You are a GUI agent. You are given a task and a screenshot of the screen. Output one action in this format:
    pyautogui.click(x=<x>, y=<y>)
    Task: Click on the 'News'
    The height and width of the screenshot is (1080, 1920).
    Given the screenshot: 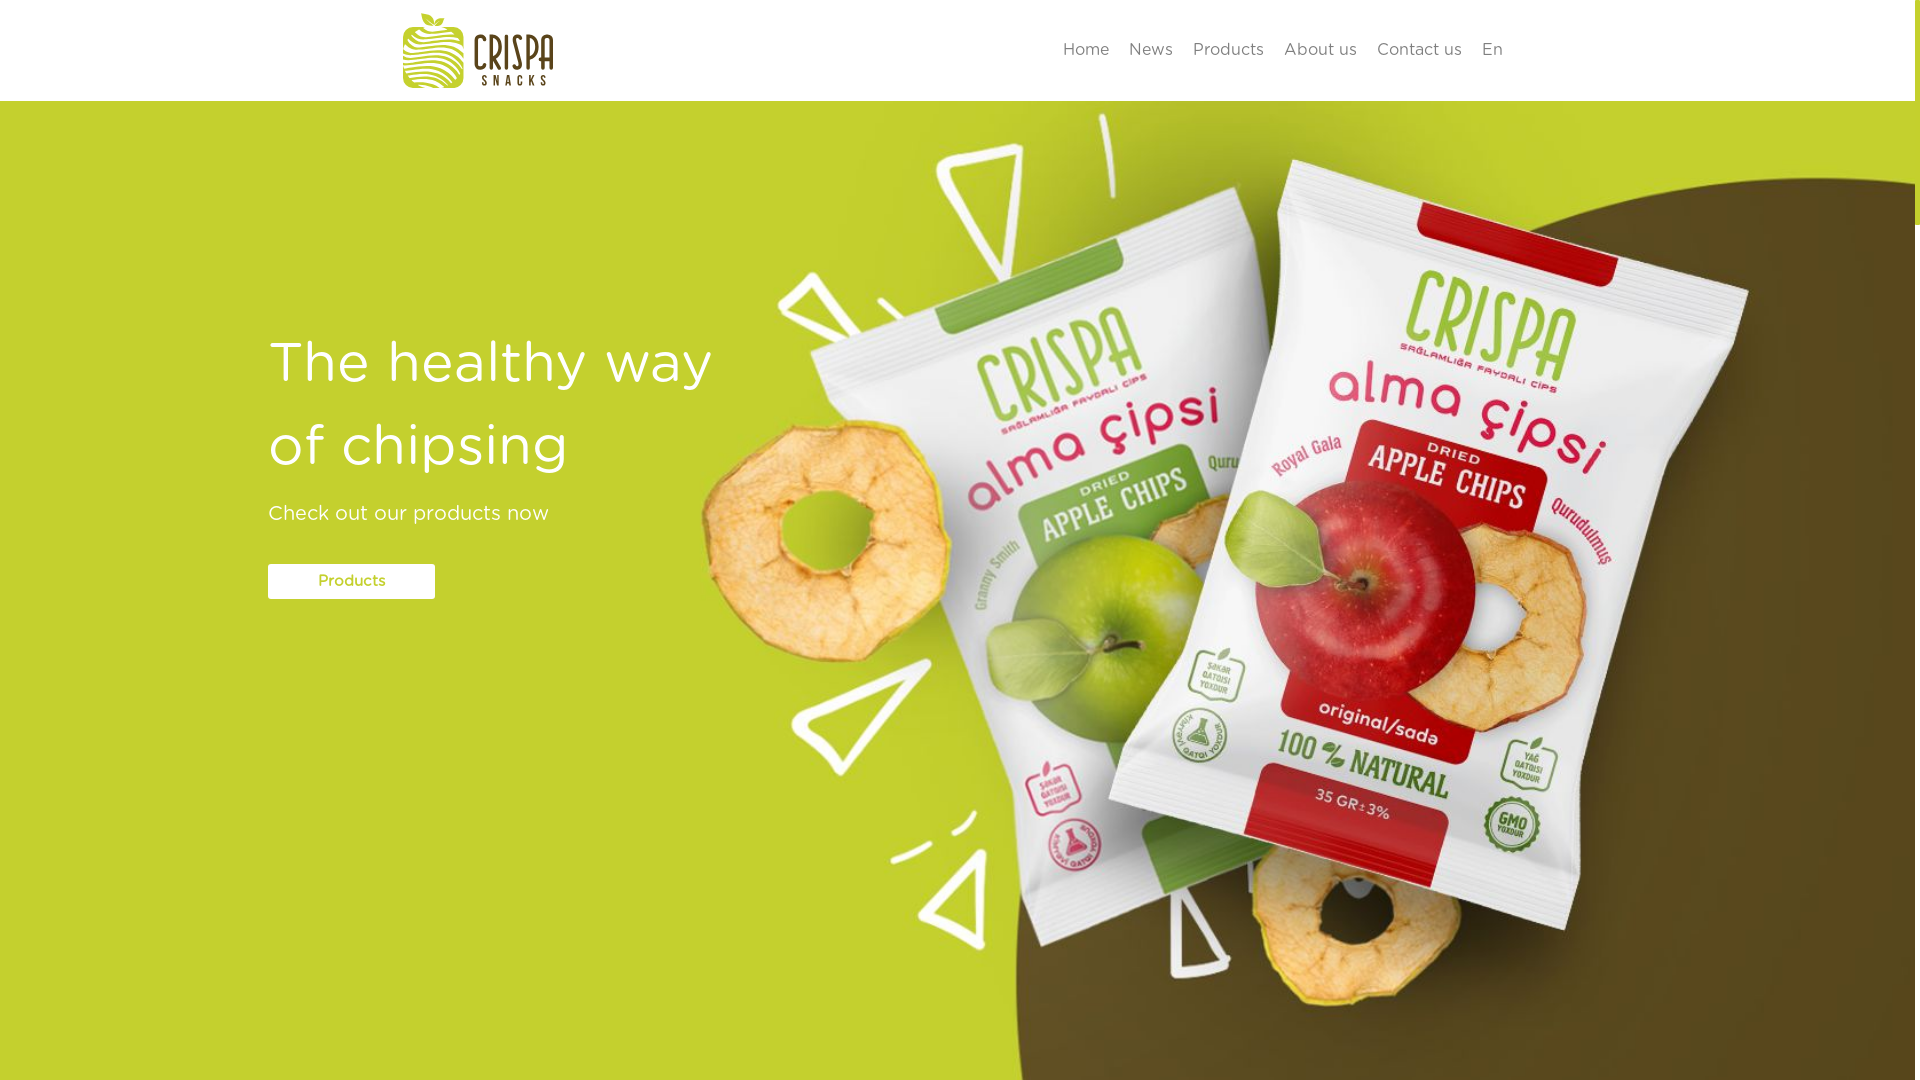 What is the action you would take?
    pyautogui.click(x=1117, y=49)
    